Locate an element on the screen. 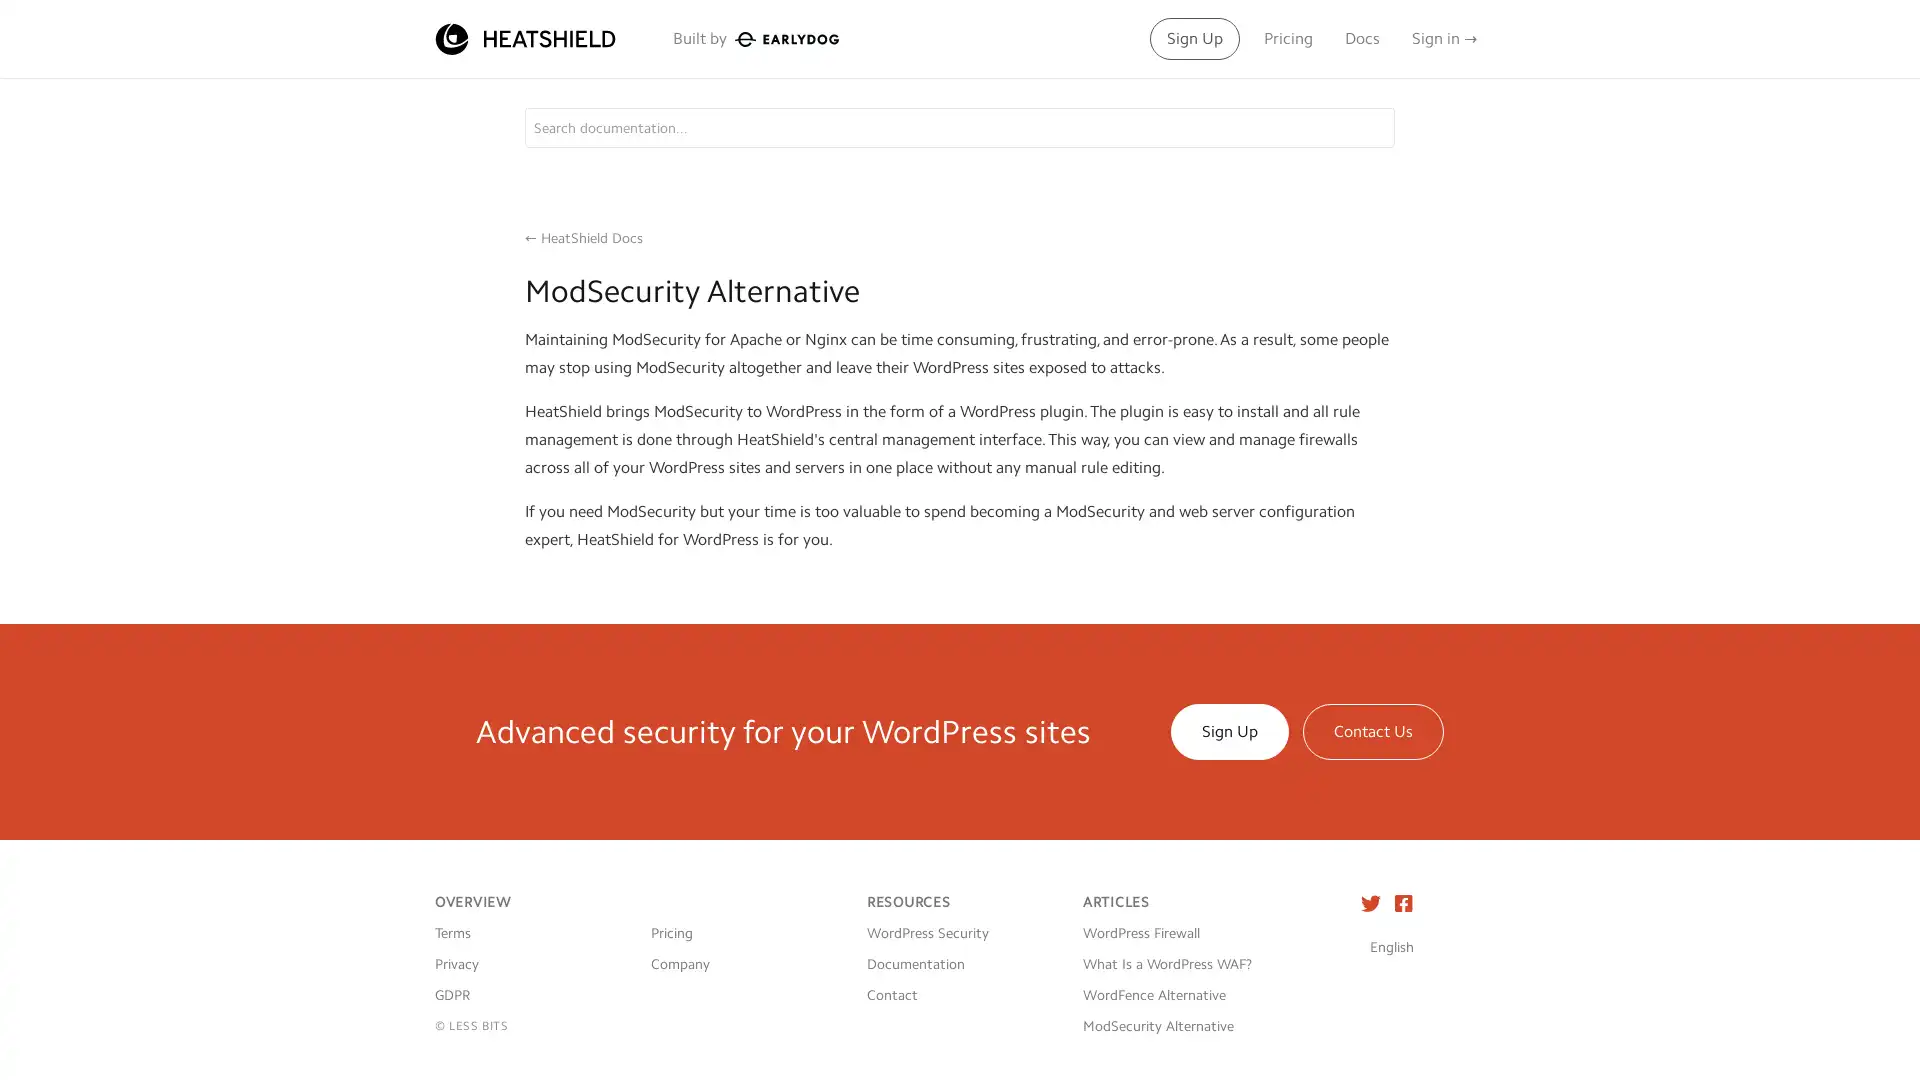 The width and height of the screenshot is (1920, 1080). Sign Up is located at coordinates (1195, 38).